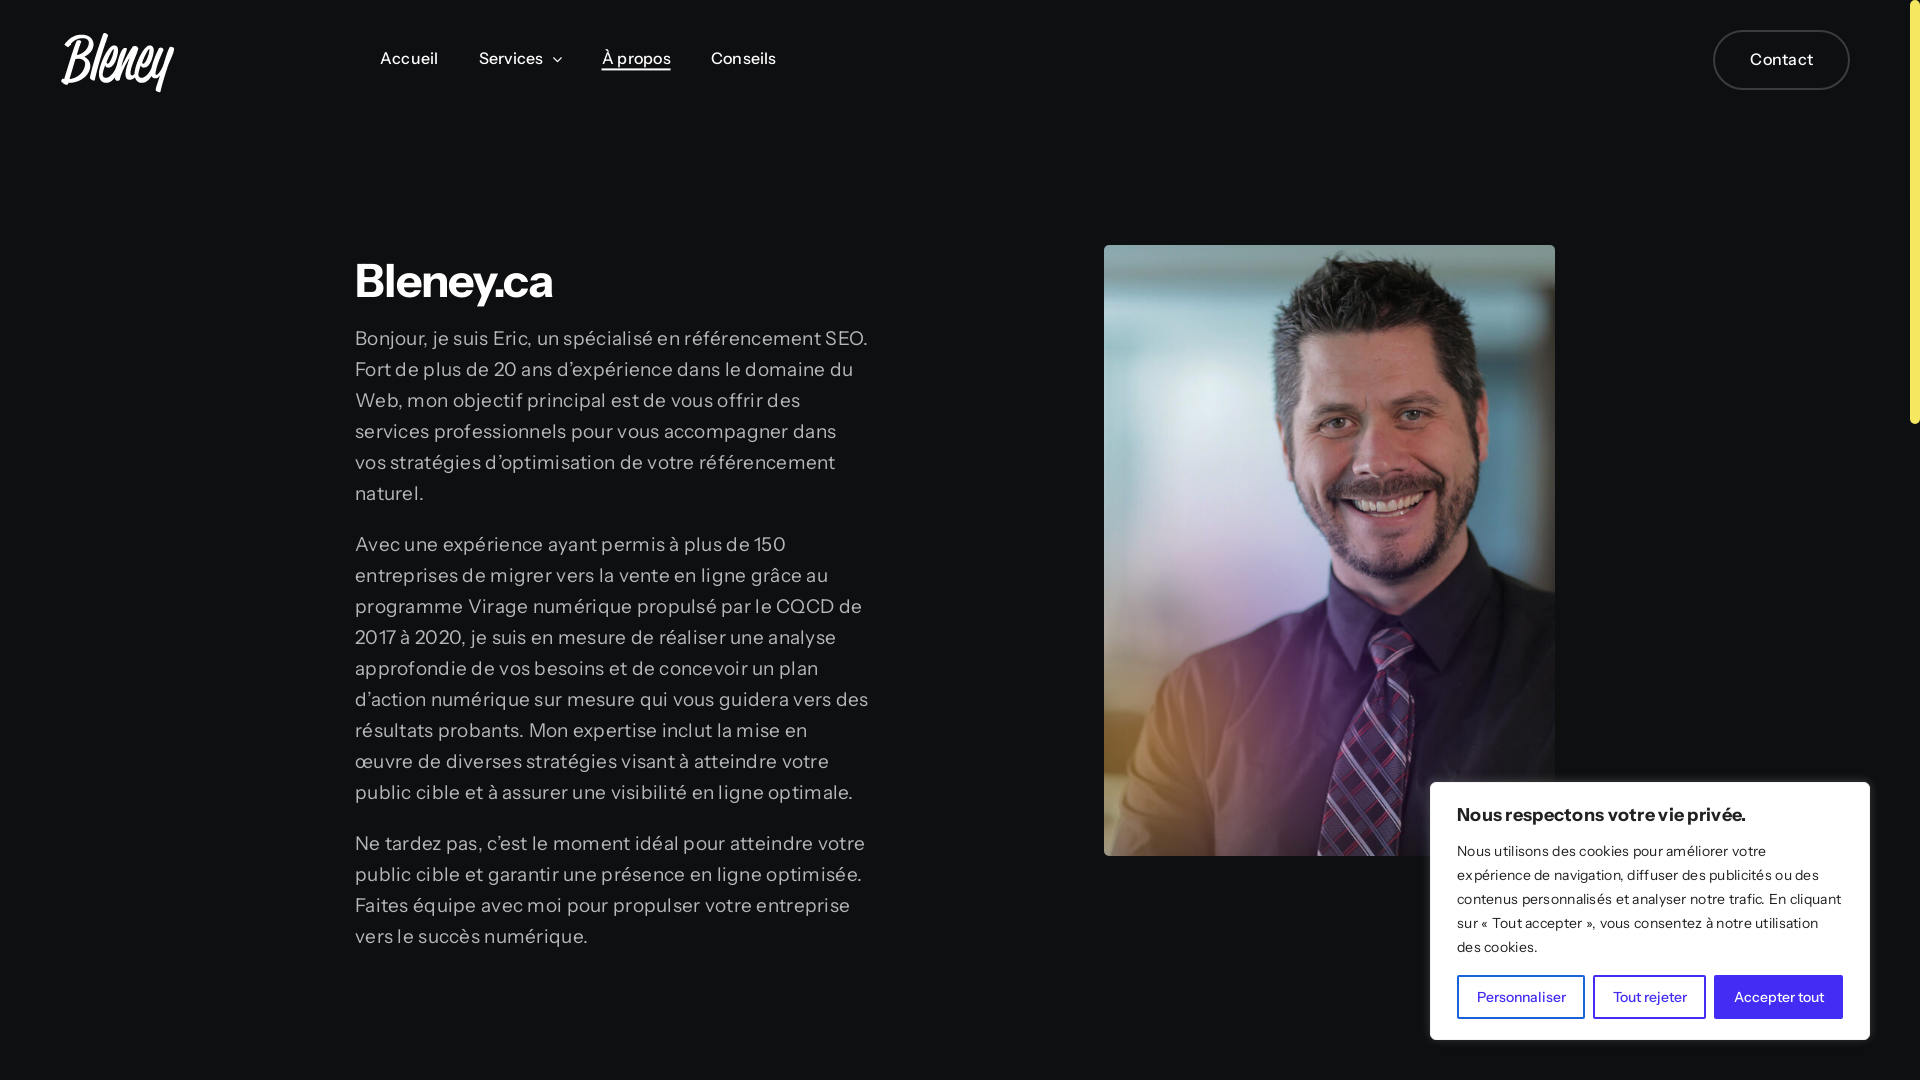 The width and height of the screenshot is (1920, 1080). I want to click on 'Services', so click(478, 58).